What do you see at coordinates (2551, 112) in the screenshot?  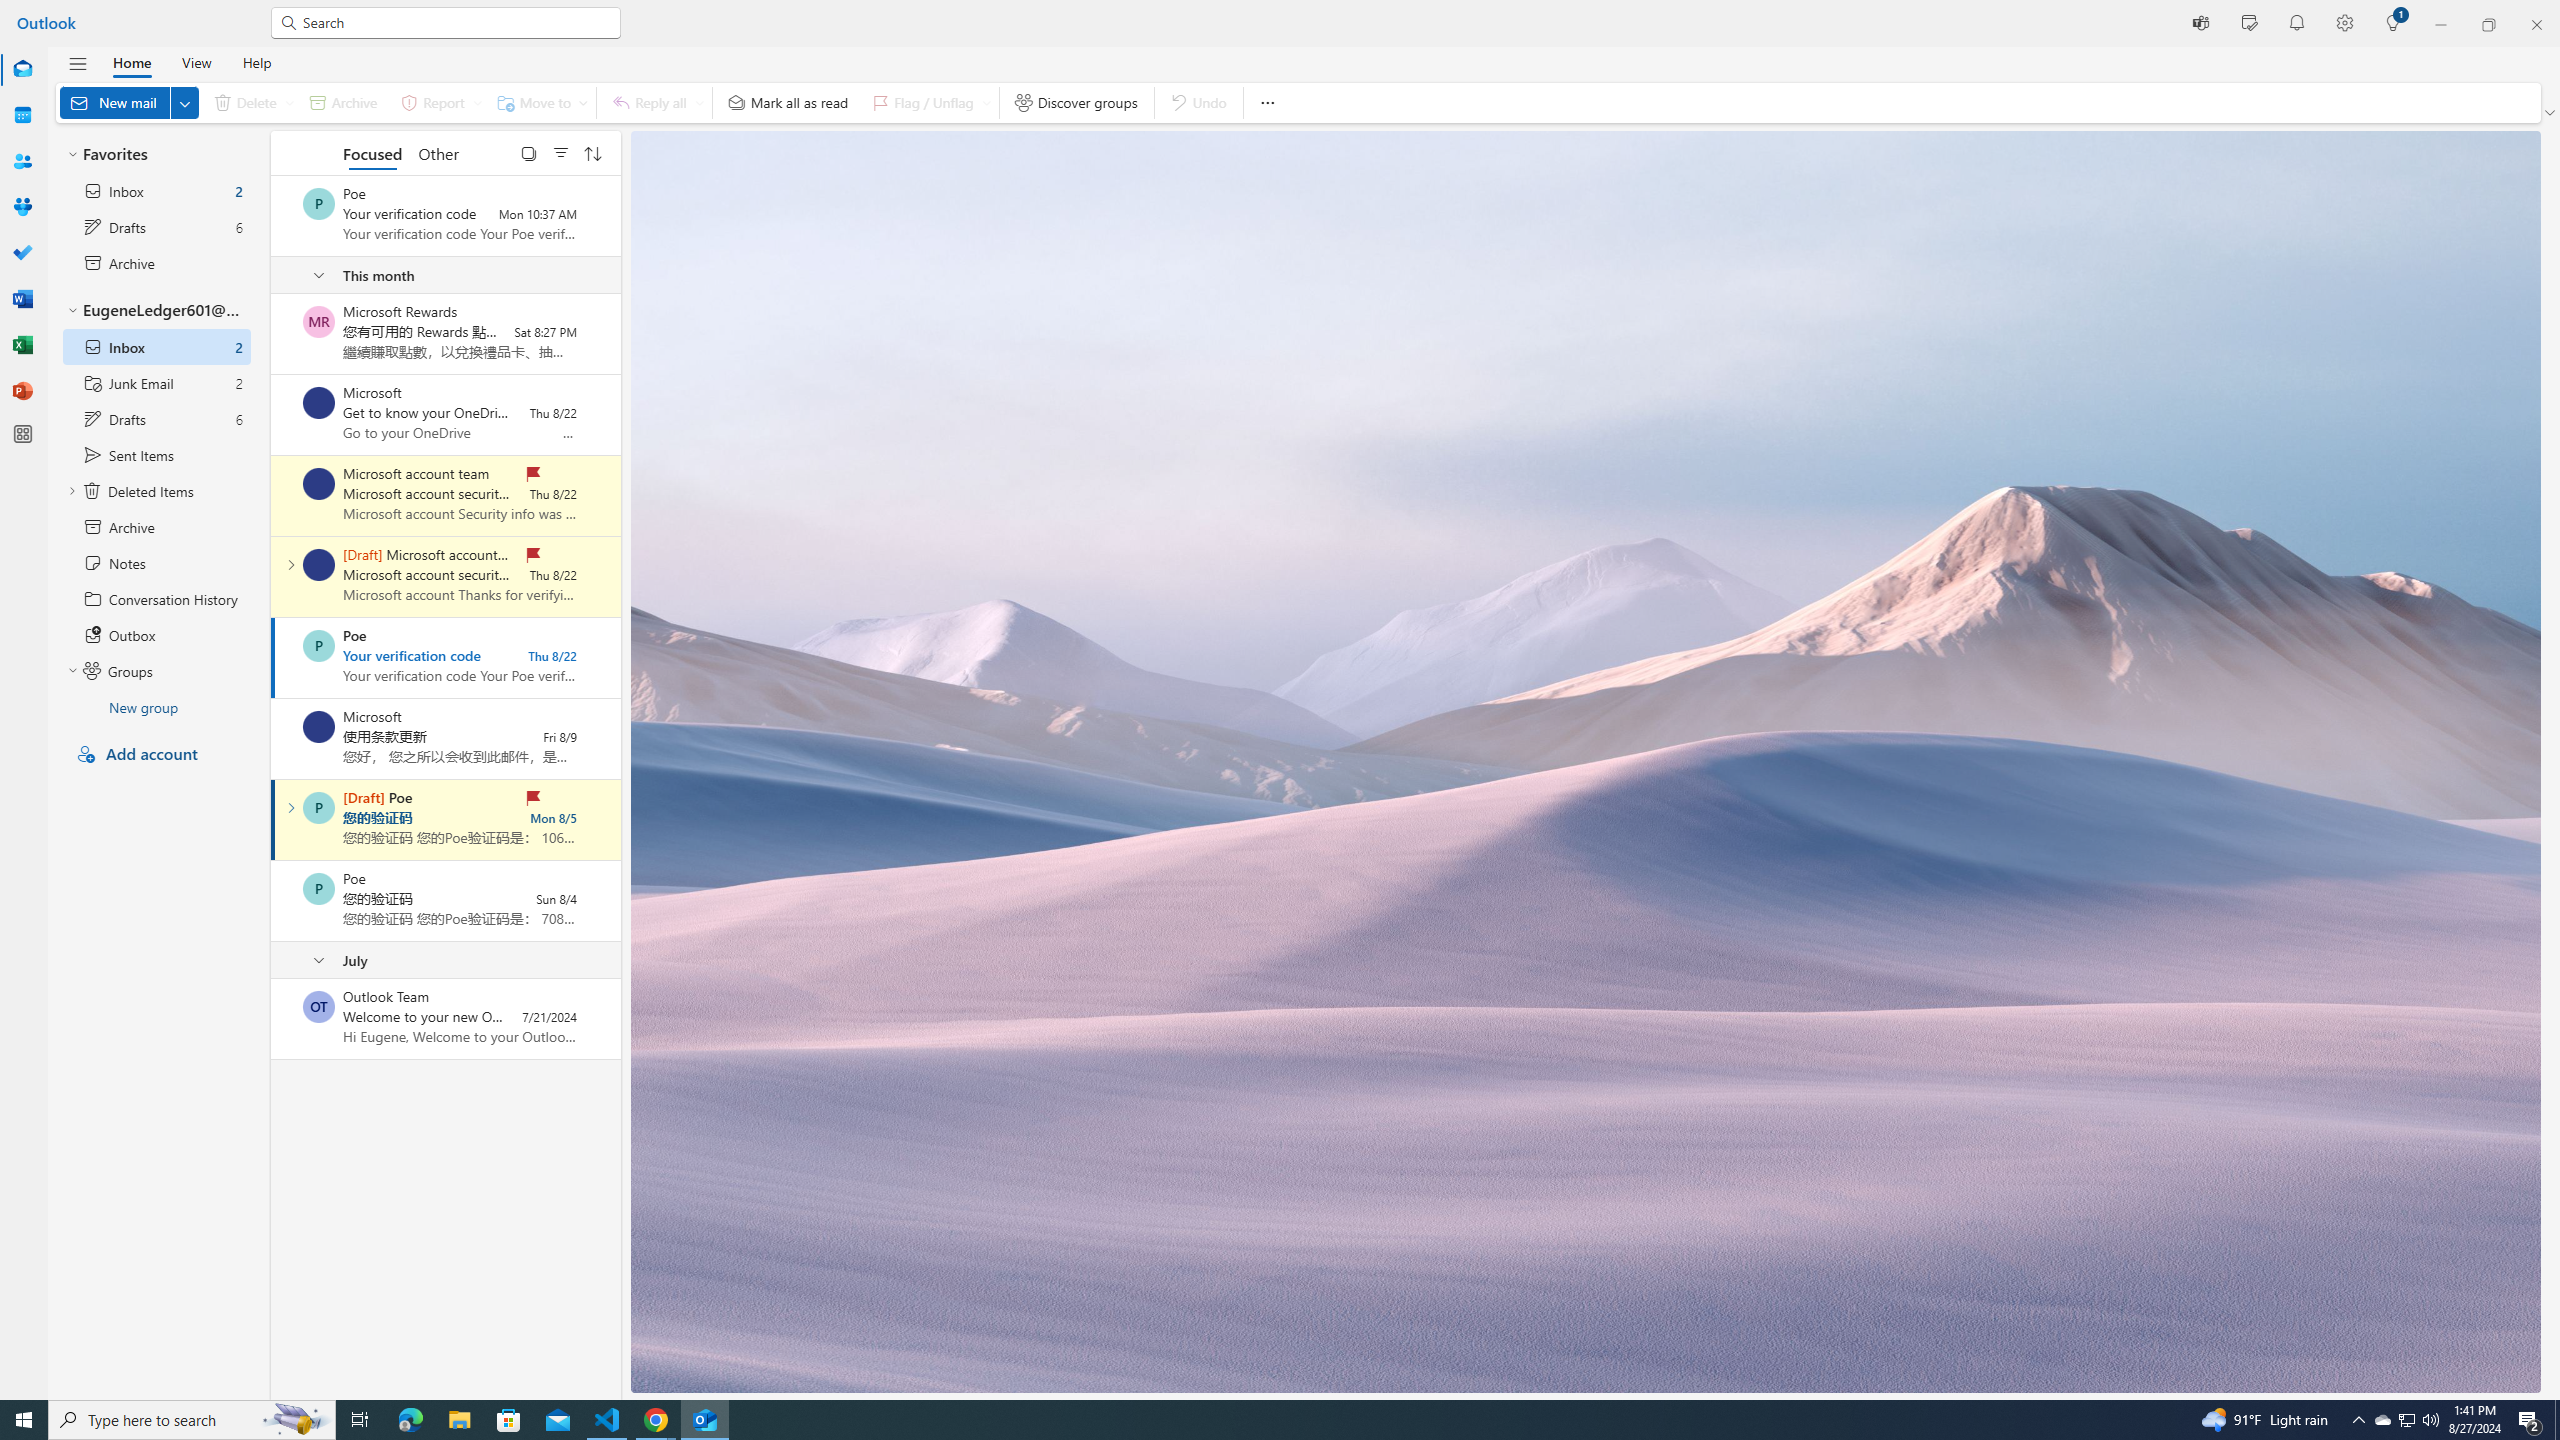 I see `'Ribbon display options'` at bounding box center [2551, 112].